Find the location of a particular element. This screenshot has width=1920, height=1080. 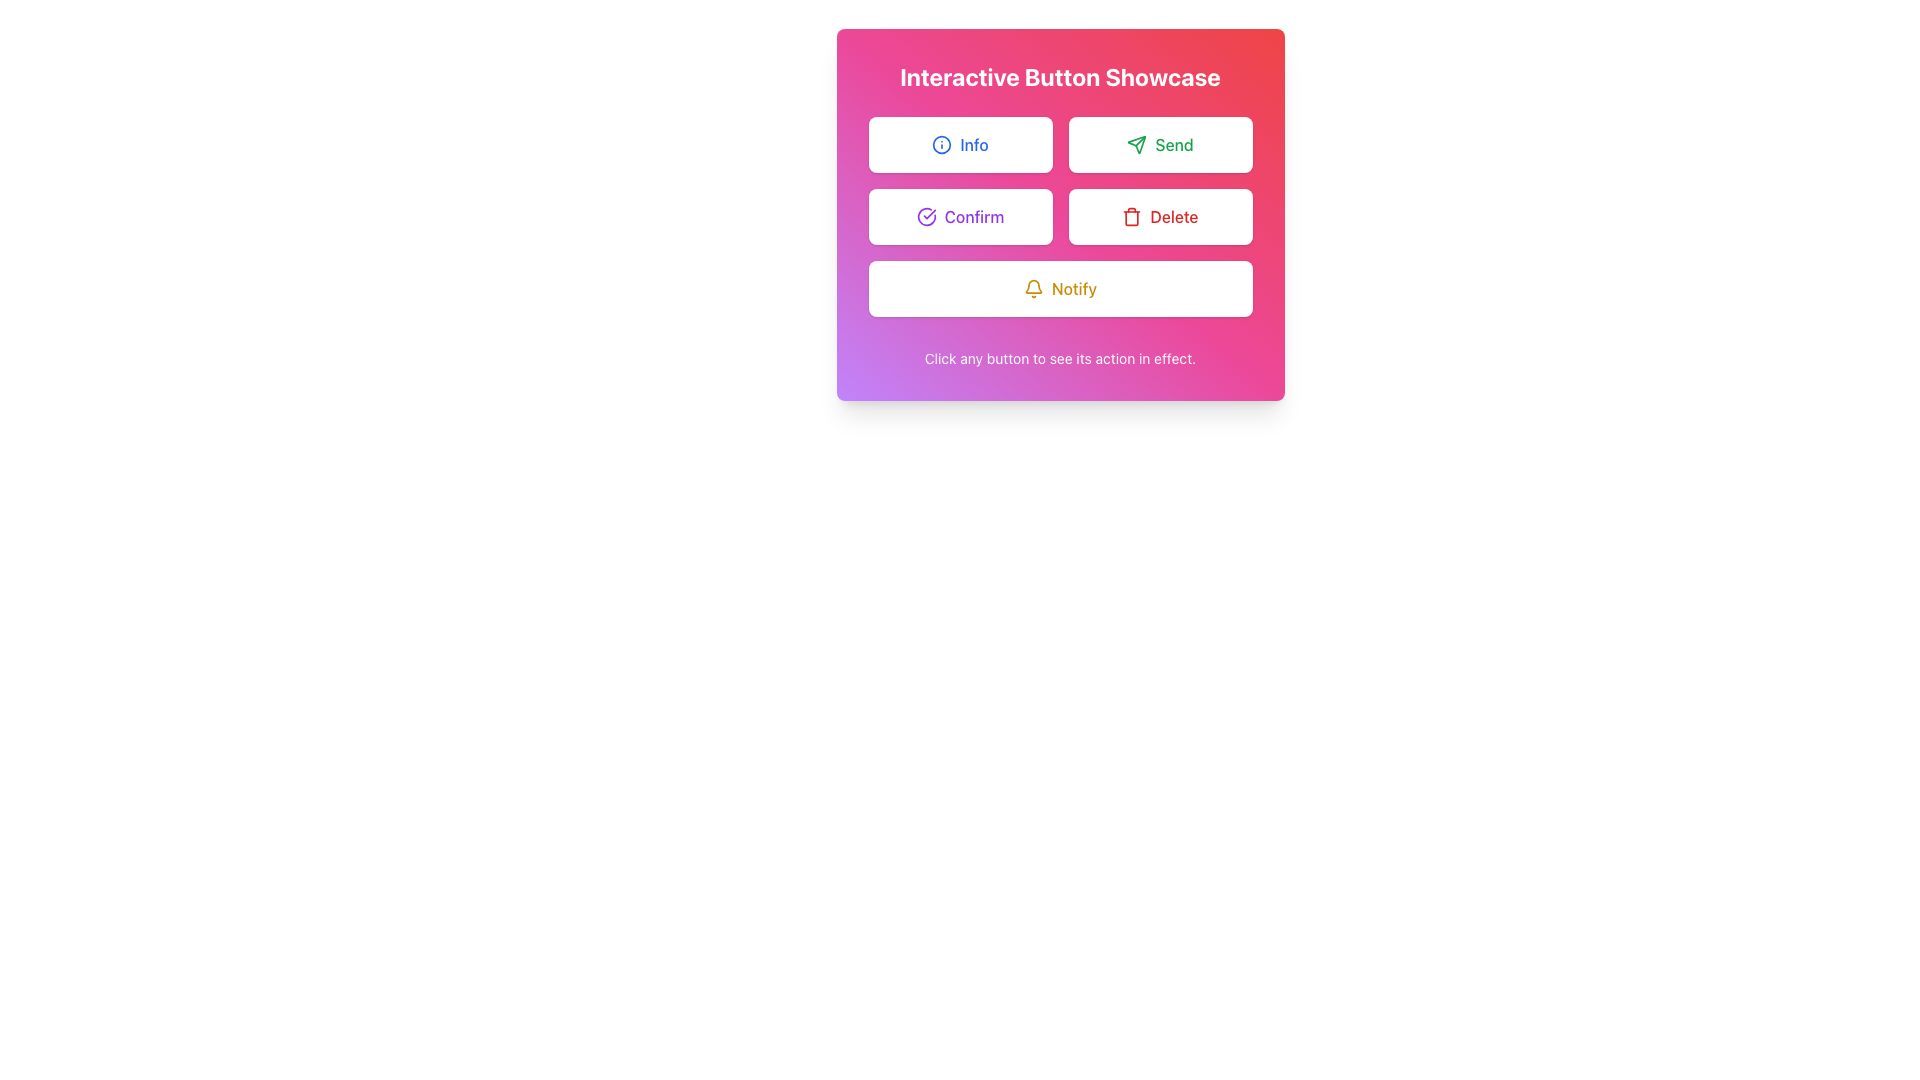

the 'Delete' button, which is identified by the icon indicating a delete action, located in the second row and second column of the button grid within the 'Interactive Button Showcase.' is located at coordinates (1132, 216).